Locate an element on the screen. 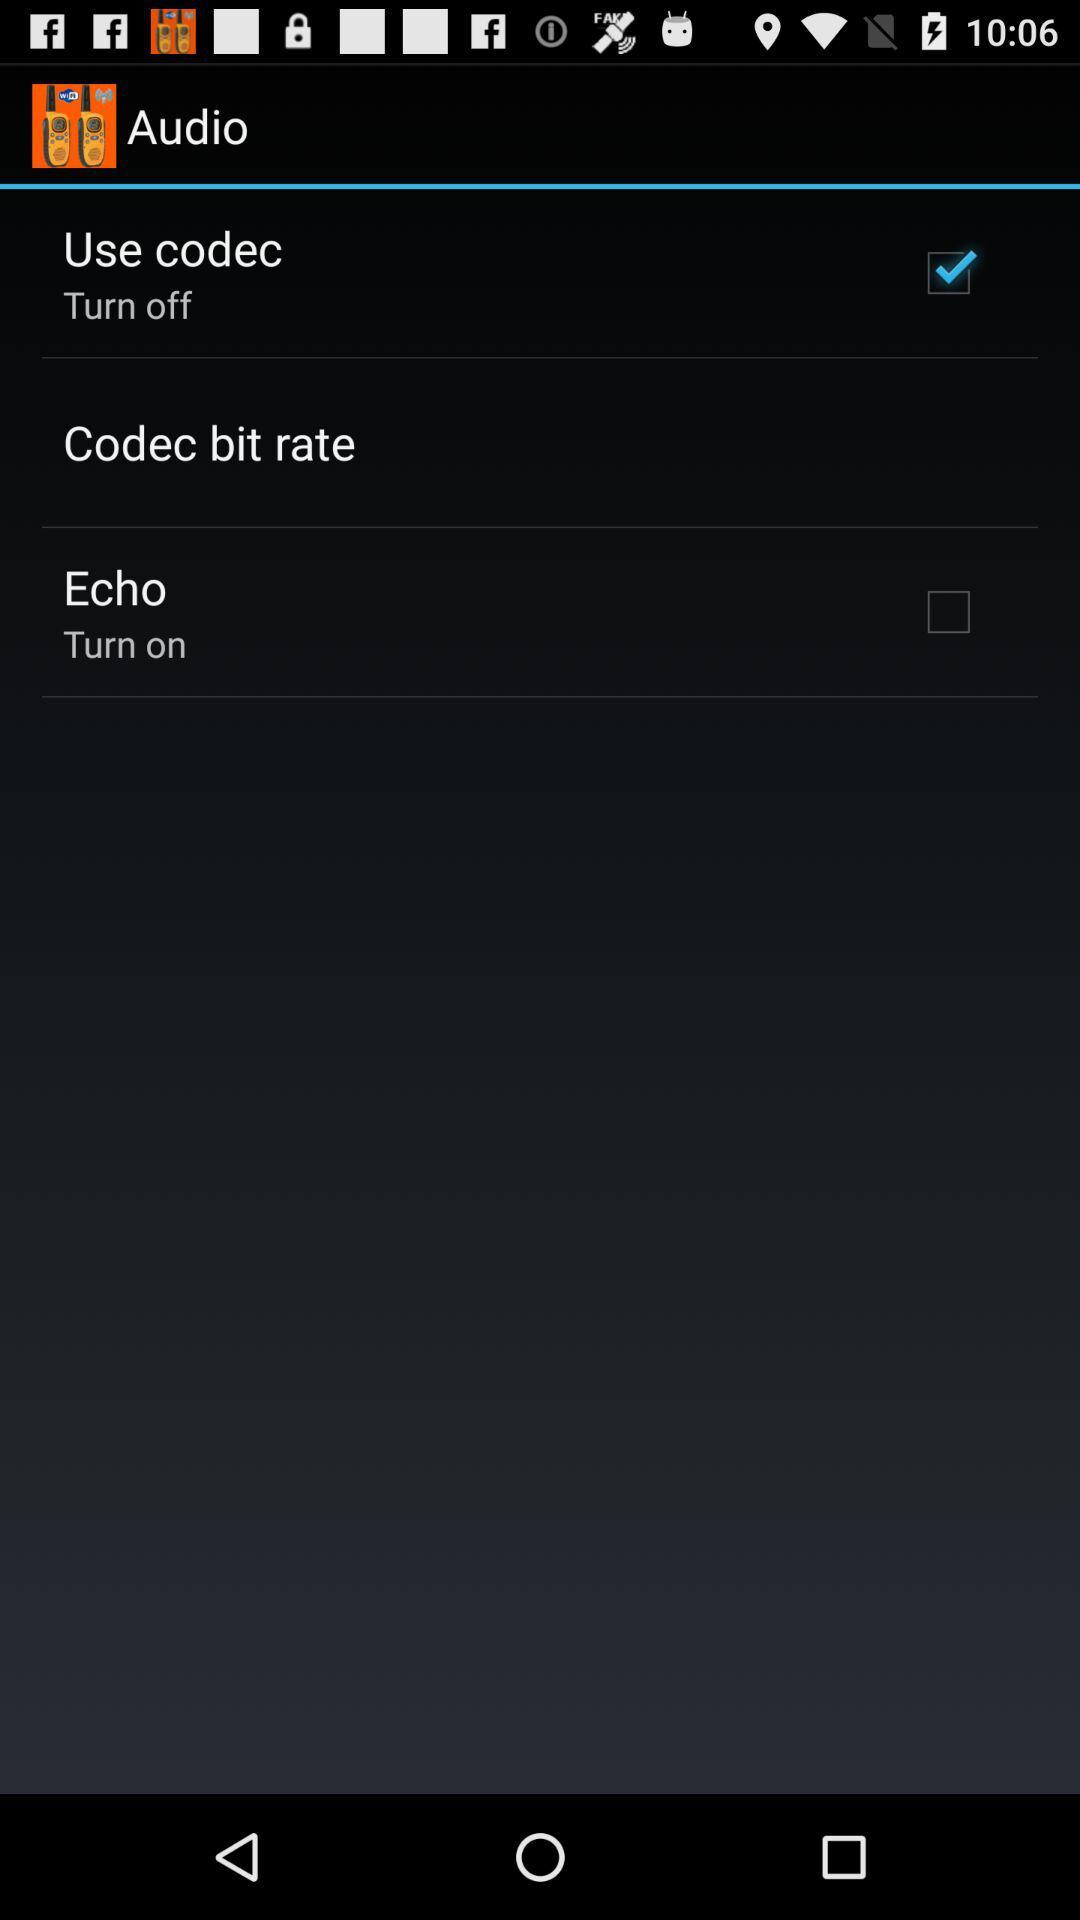  the echo icon is located at coordinates (115, 585).